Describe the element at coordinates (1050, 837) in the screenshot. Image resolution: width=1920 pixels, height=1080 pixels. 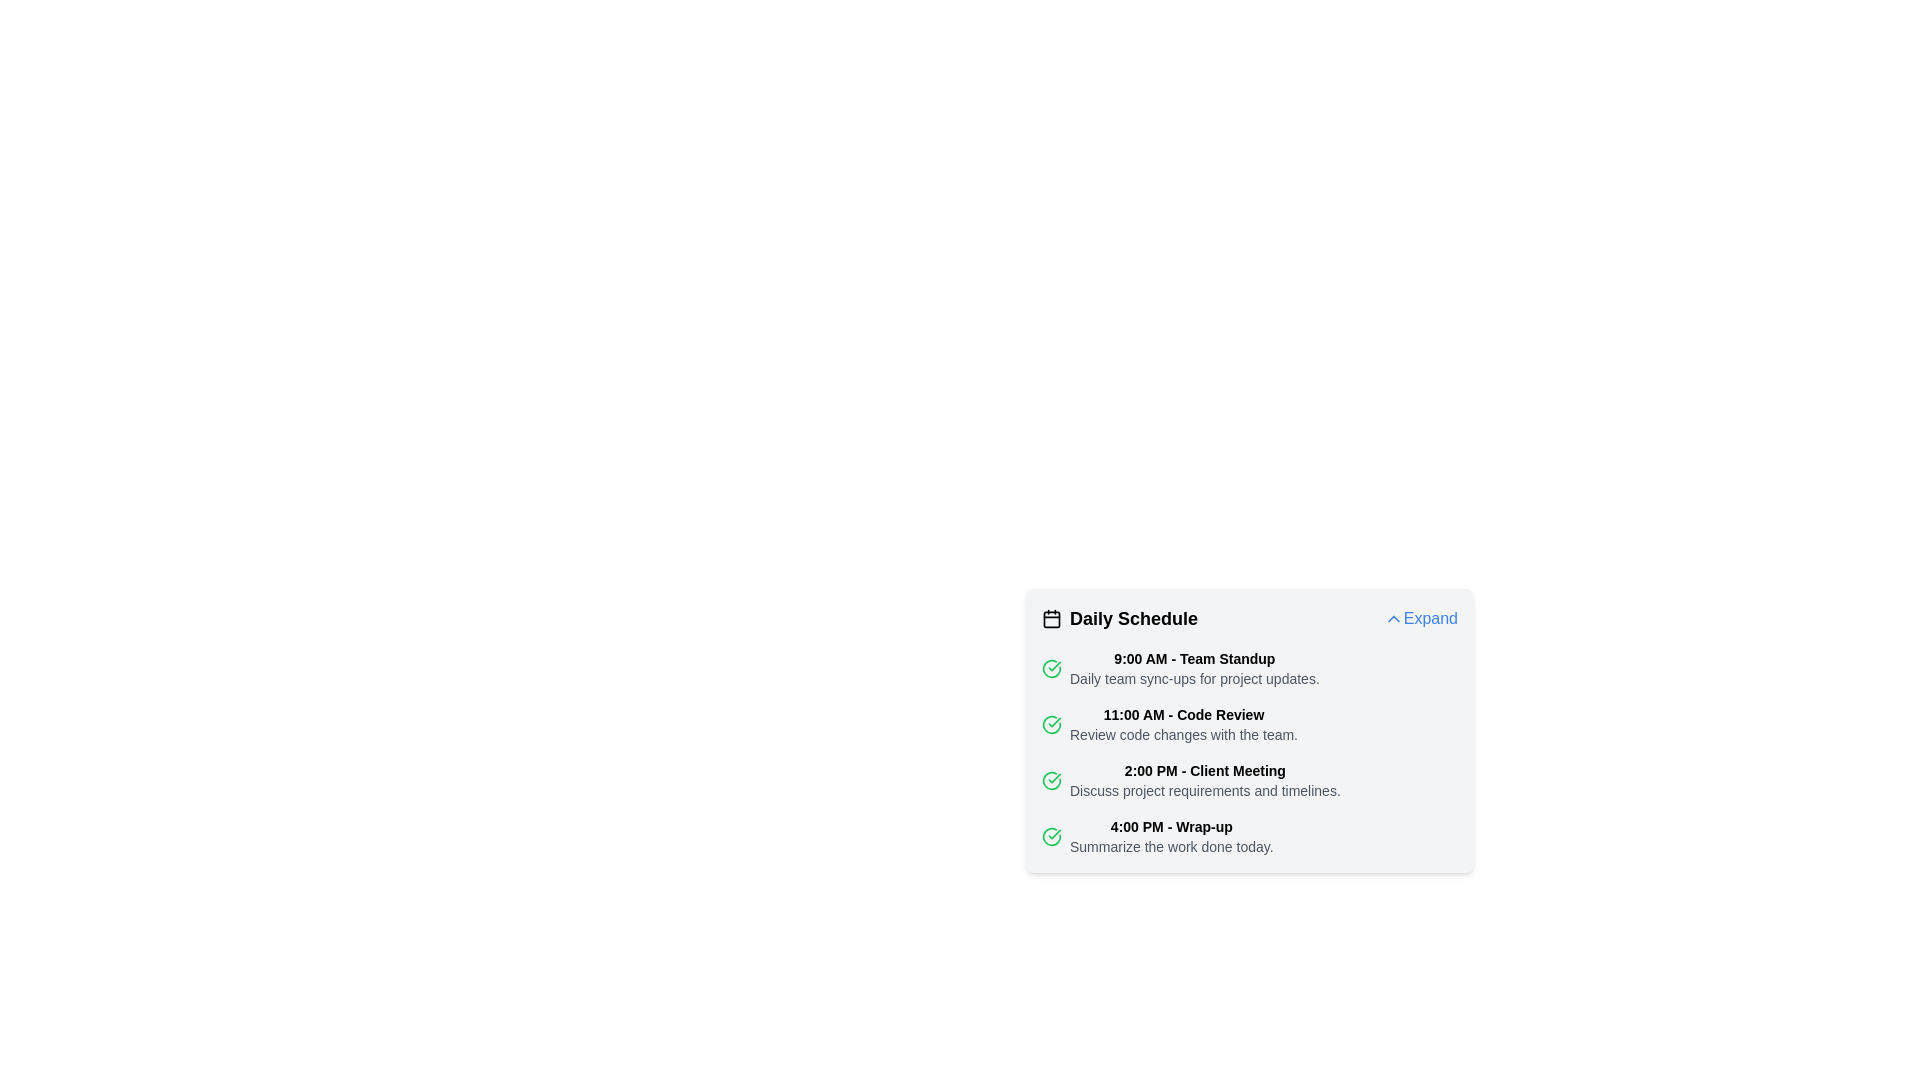
I see `green circular icon with a checkmark indicating a completed status, located to the left of the bold text '4:00 PM - Wrap-up' in the daily schedule list` at that location.